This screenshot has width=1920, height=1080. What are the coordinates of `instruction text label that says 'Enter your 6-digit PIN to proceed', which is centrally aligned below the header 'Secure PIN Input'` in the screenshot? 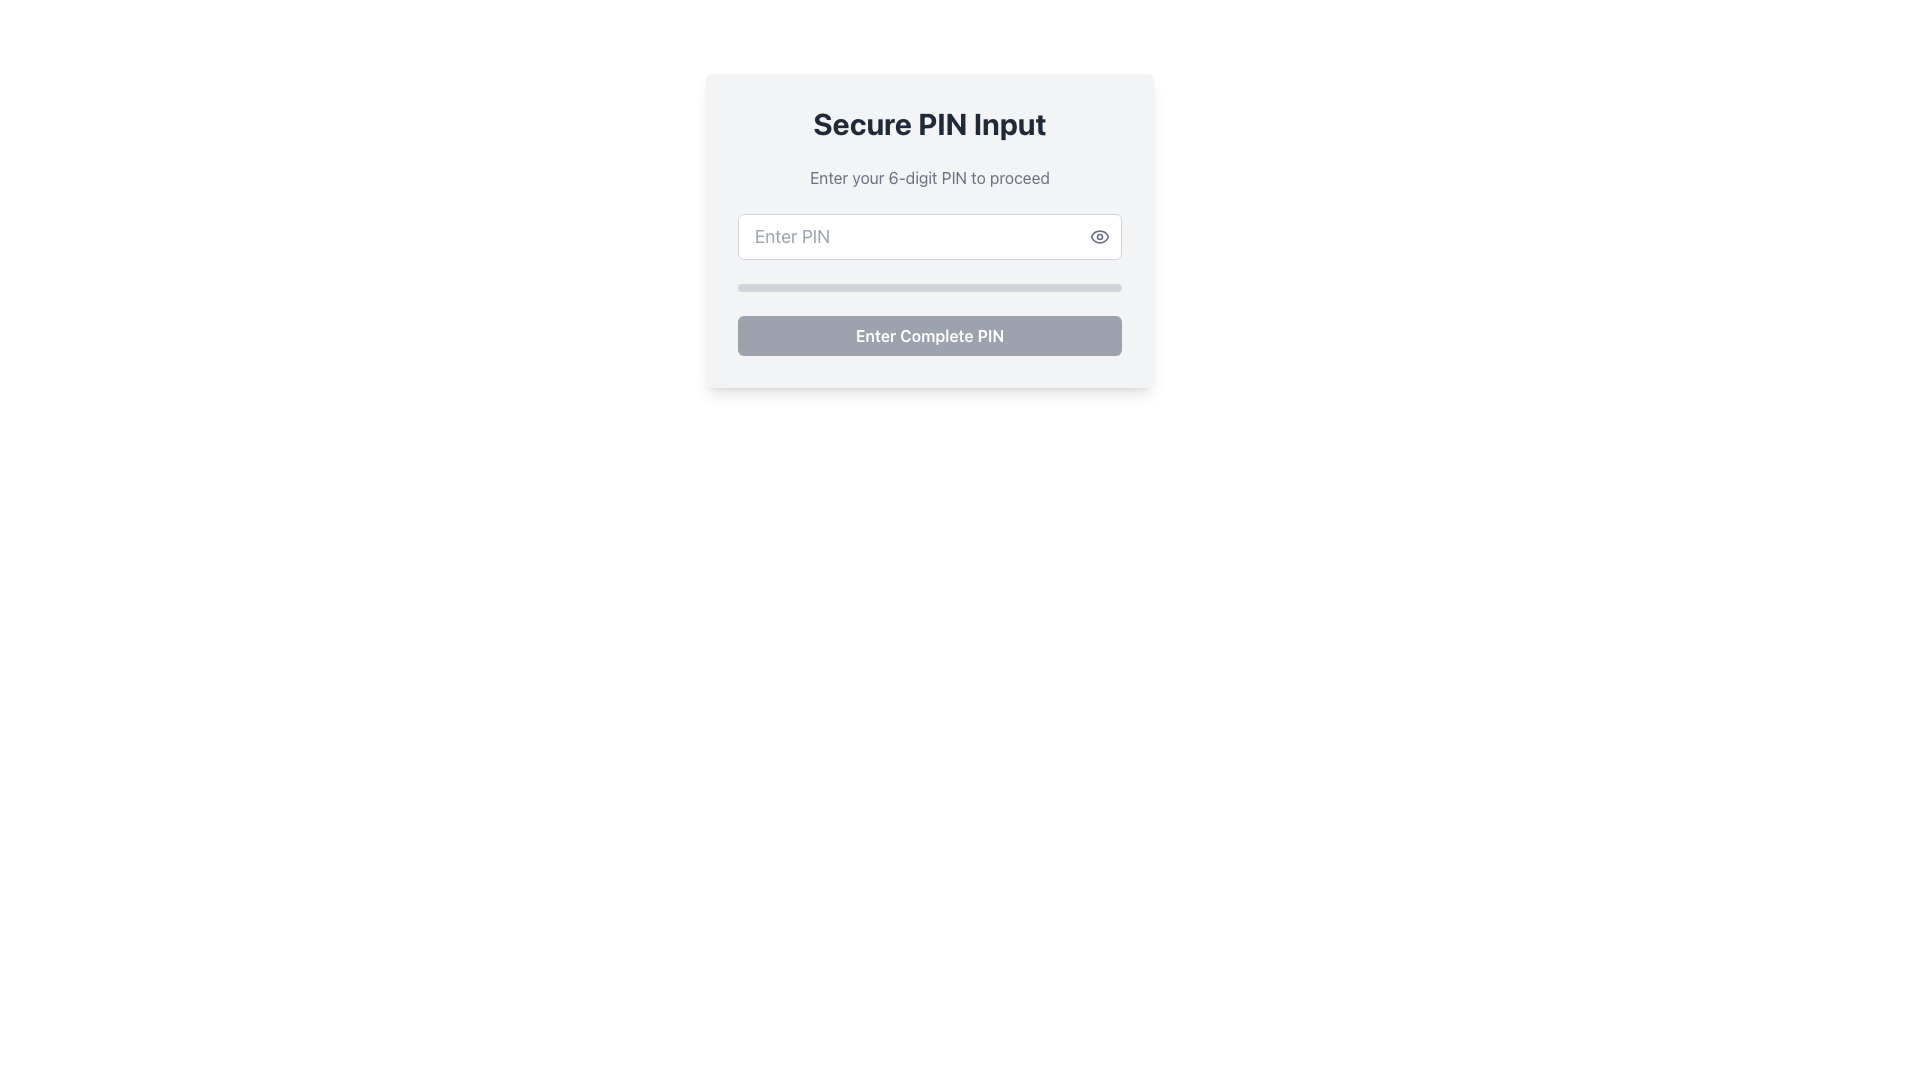 It's located at (929, 176).